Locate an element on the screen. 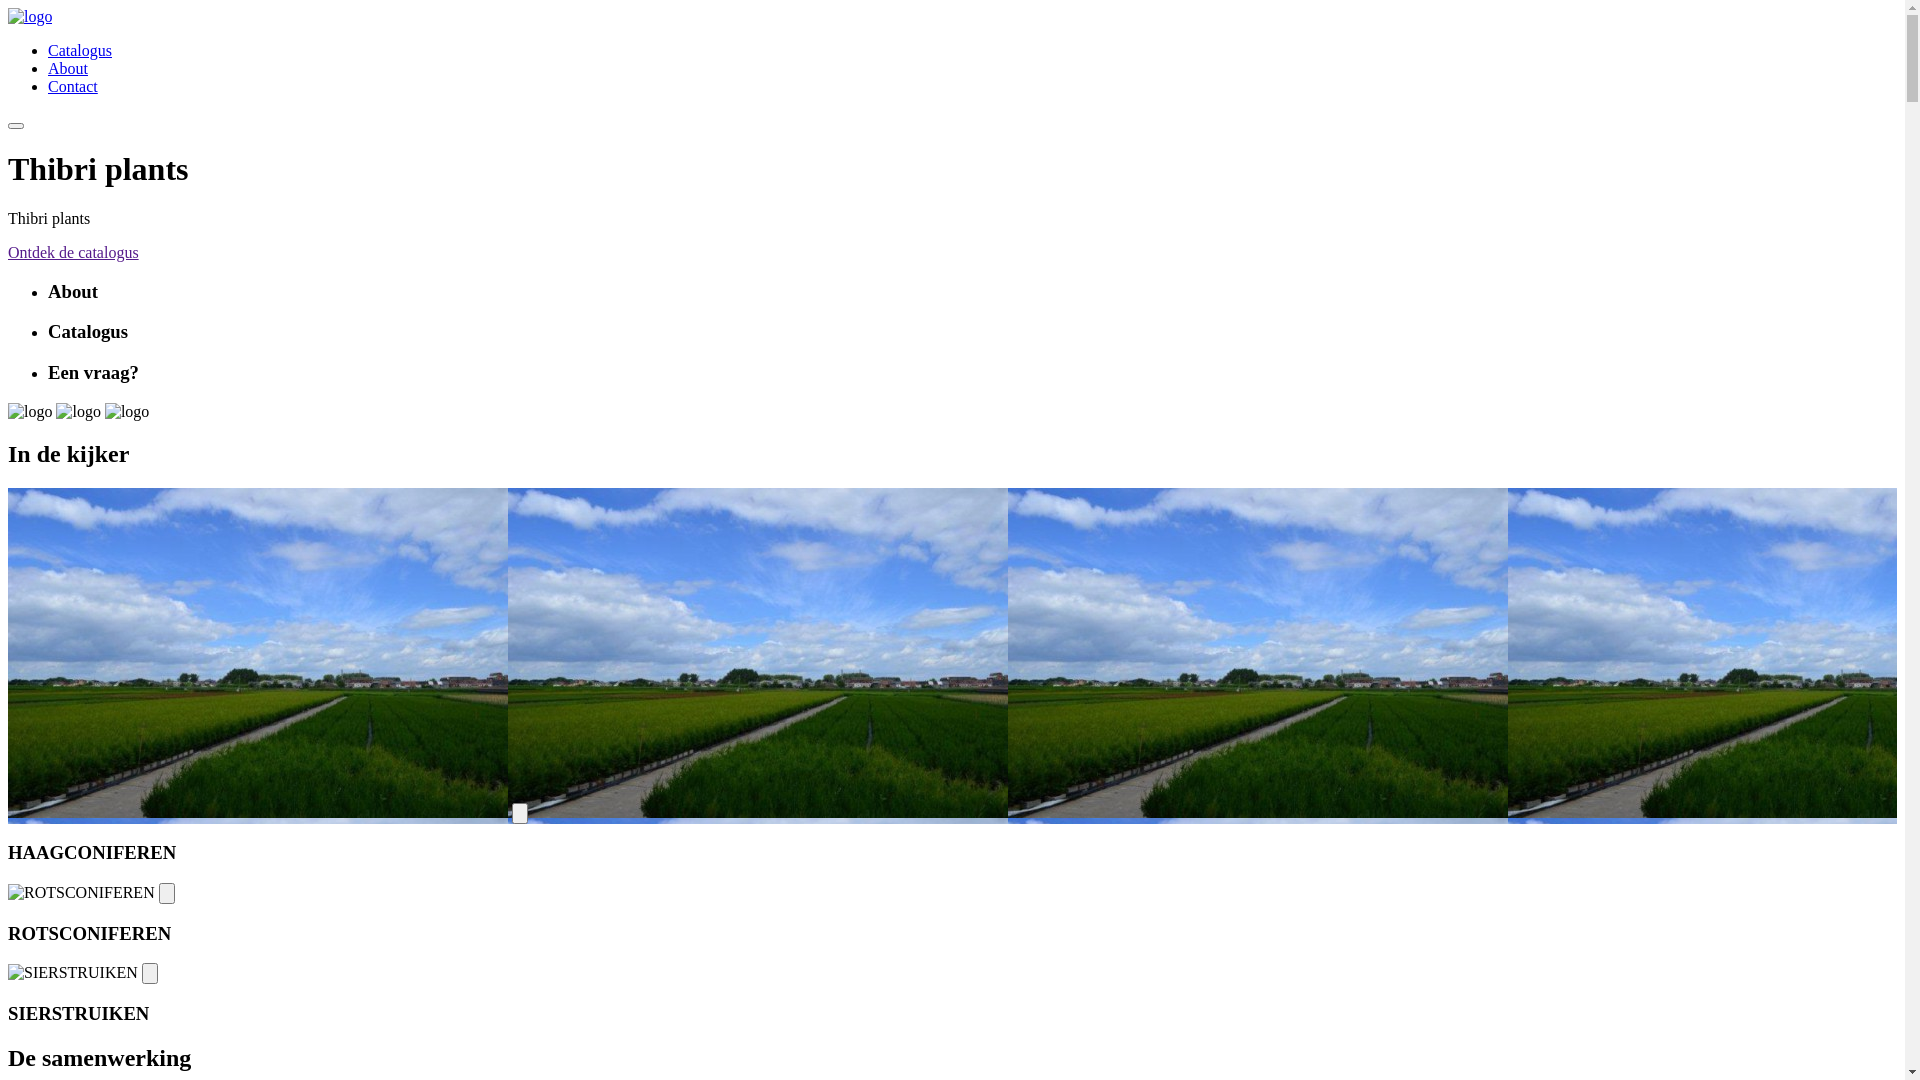 The height and width of the screenshot is (1080, 1920). 'HAAGCONIFEREN' is located at coordinates (257, 652).